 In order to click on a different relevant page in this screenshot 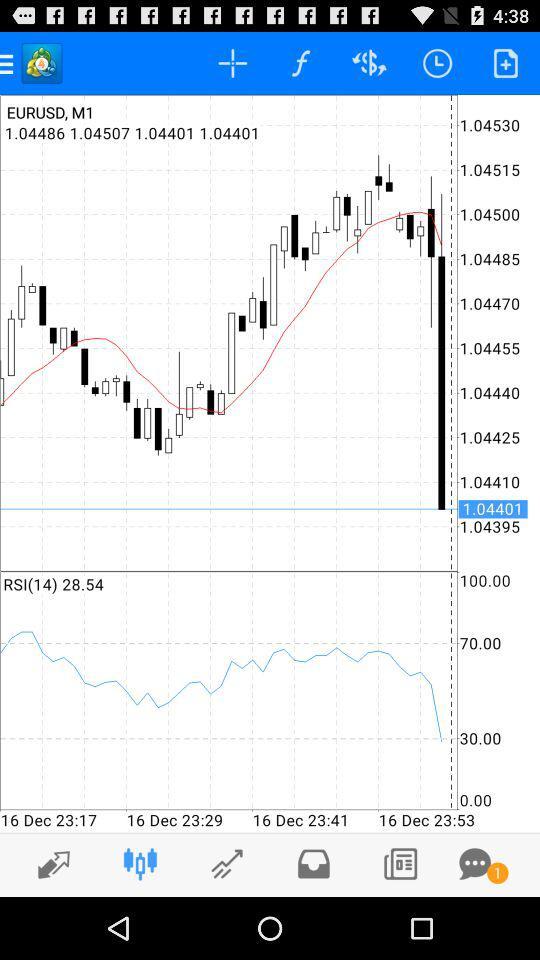, I will do `click(226, 863)`.